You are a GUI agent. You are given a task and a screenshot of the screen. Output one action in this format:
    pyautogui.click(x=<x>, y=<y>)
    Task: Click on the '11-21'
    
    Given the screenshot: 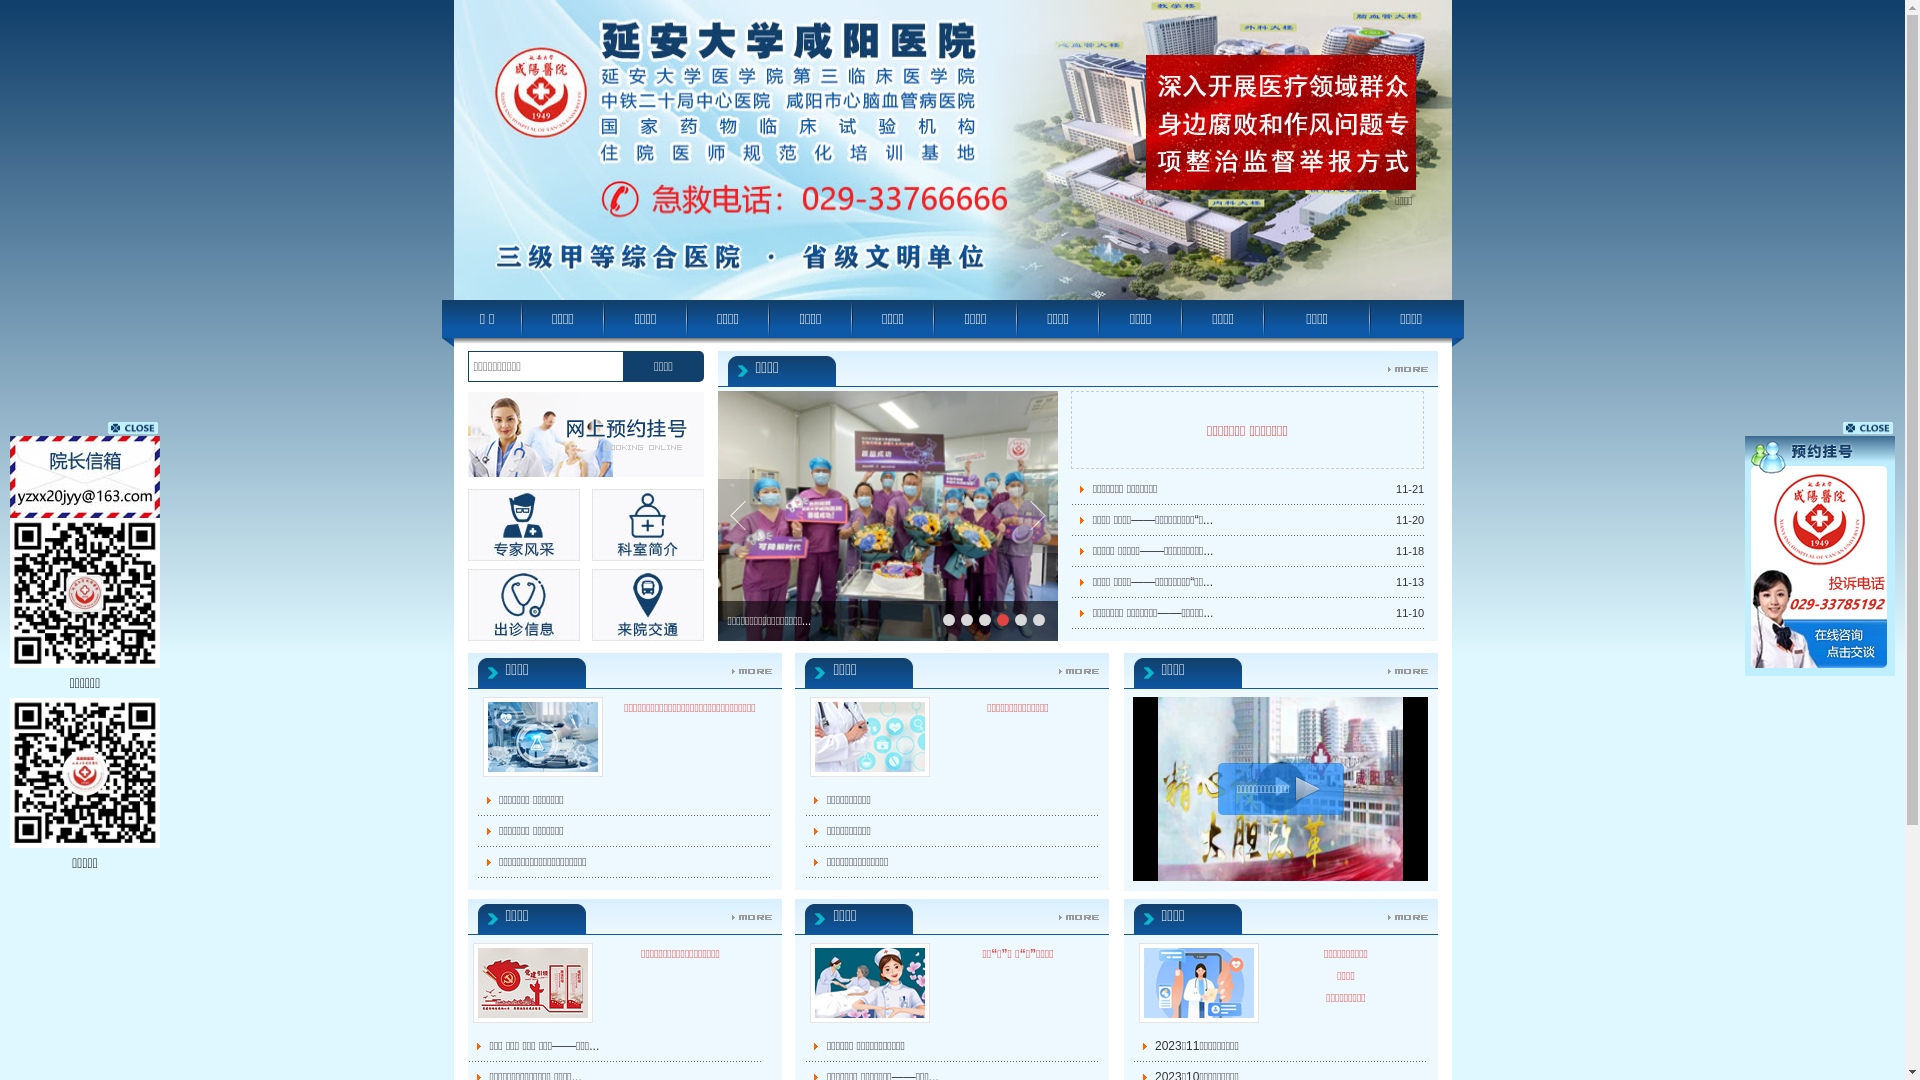 What is the action you would take?
    pyautogui.click(x=1409, y=489)
    